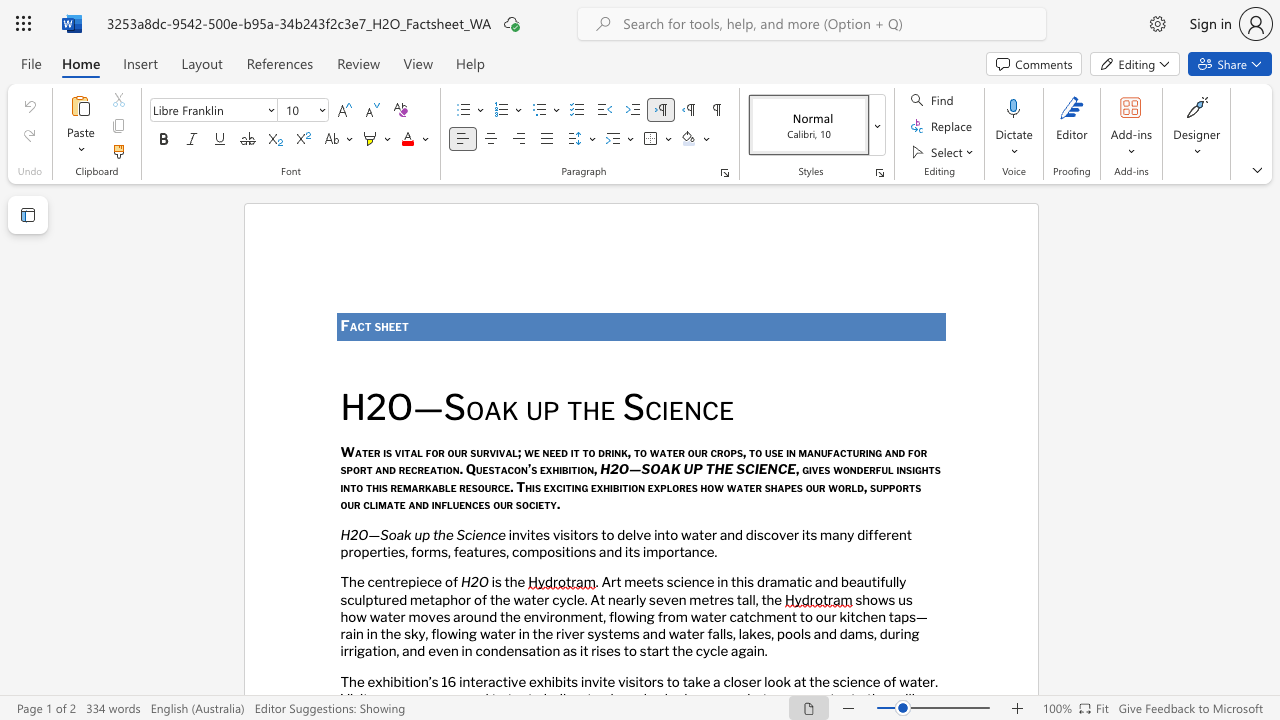 Image resolution: width=1280 pixels, height=720 pixels. Describe the element at coordinates (735, 615) in the screenshot. I see `the space between the continuous character "c" and "a" in the text` at that location.